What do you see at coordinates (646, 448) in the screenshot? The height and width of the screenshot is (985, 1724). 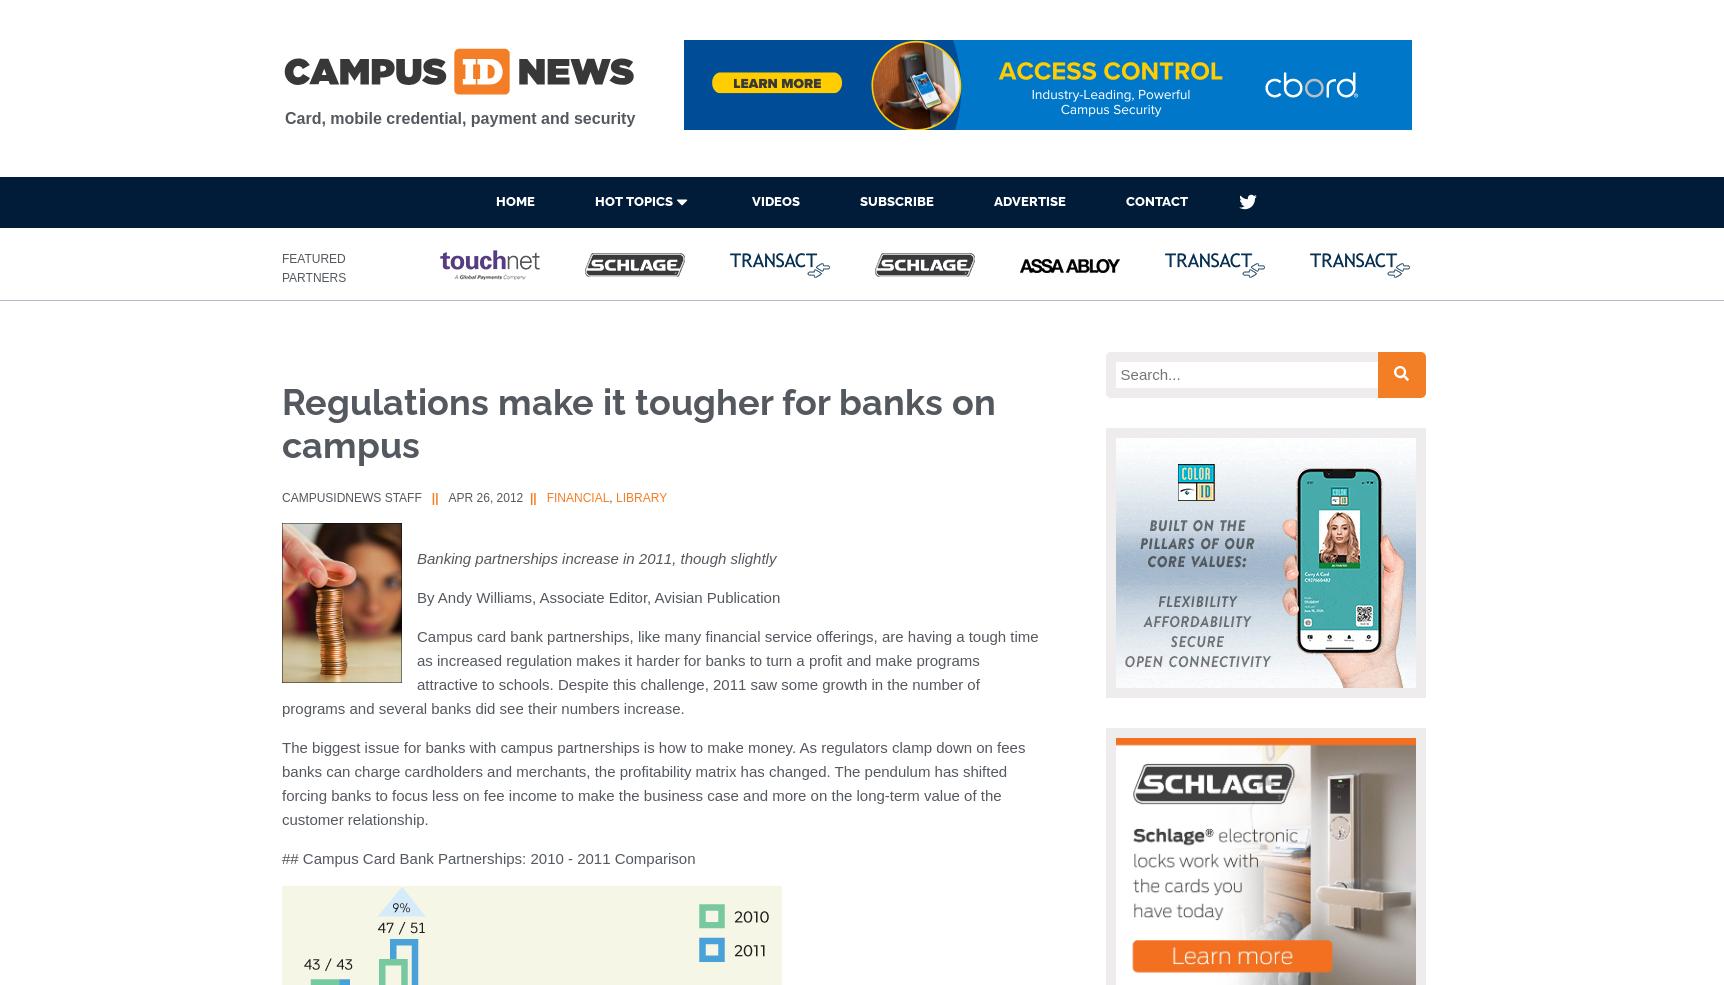 I see `'Privilege Control'` at bounding box center [646, 448].